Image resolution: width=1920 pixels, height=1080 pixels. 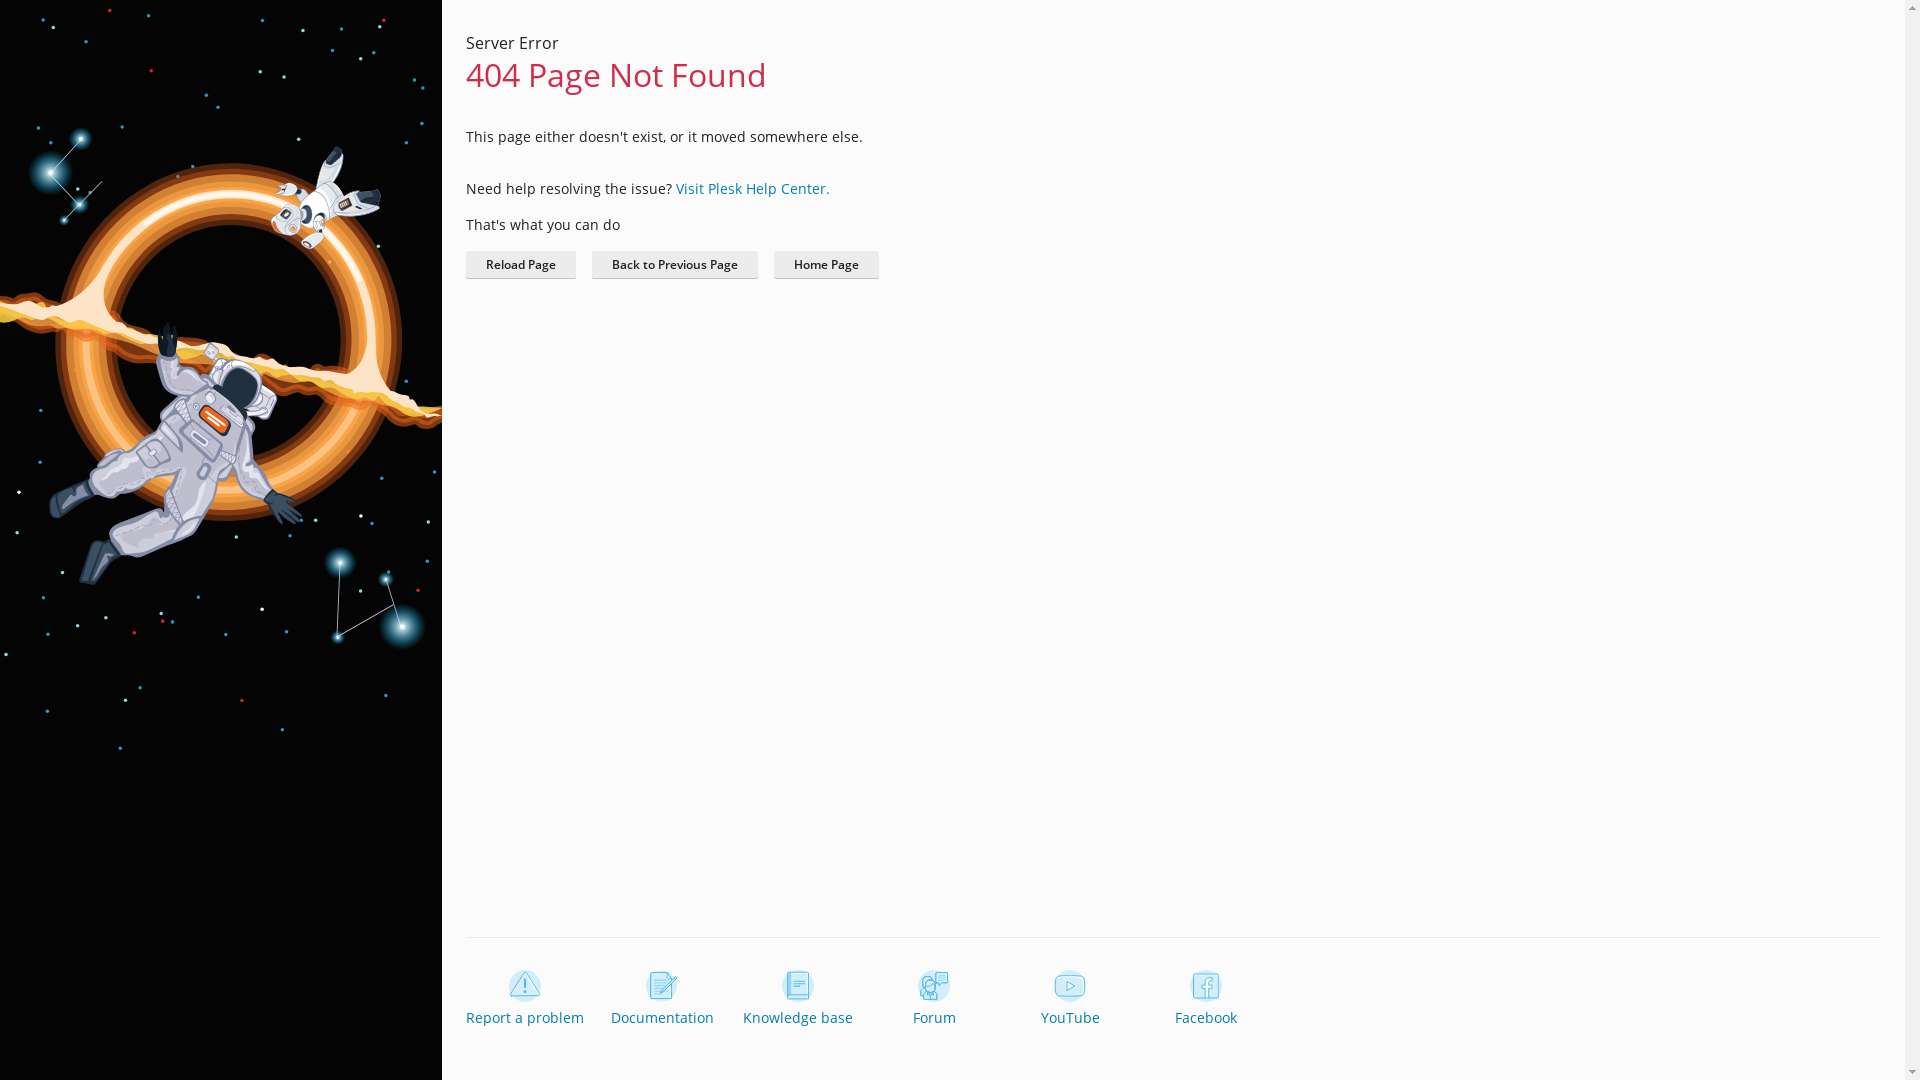 What do you see at coordinates (796, 999) in the screenshot?
I see `'Knowledge base'` at bounding box center [796, 999].